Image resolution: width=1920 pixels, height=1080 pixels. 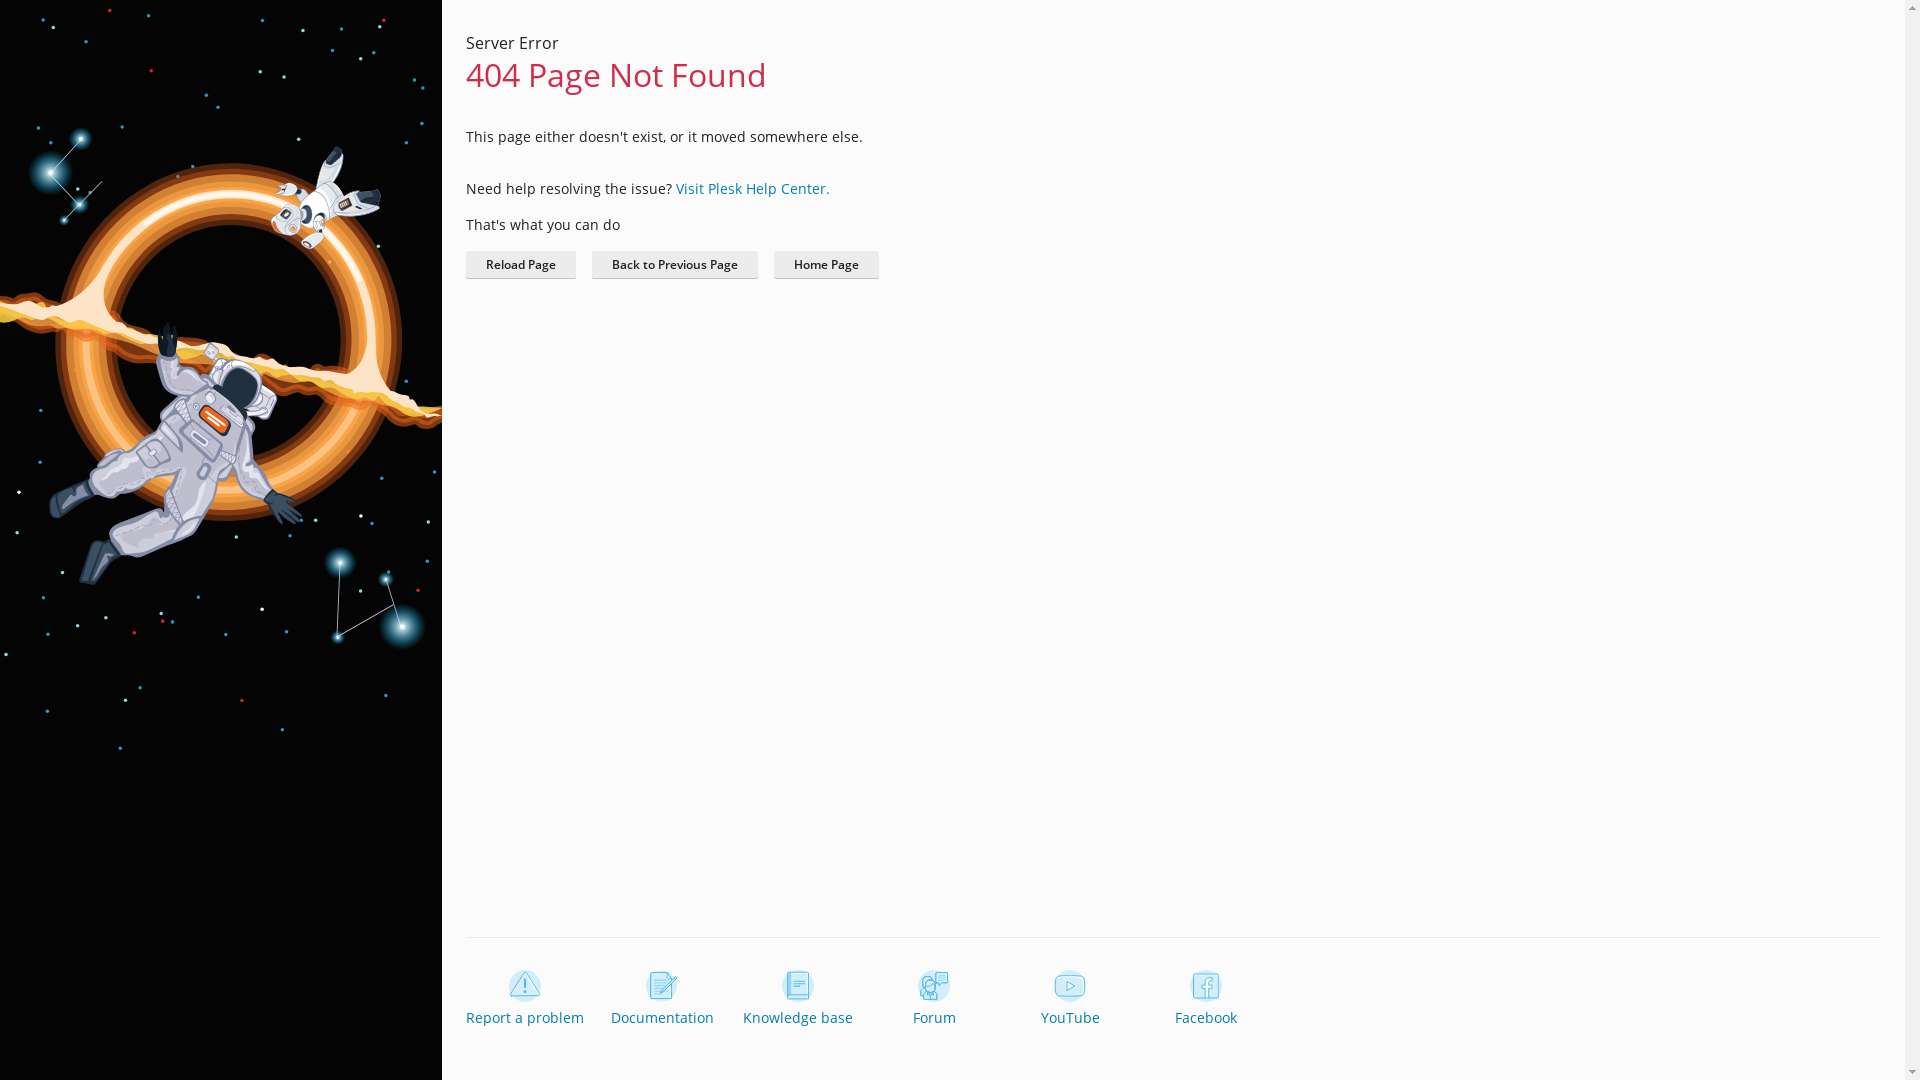 What do you see at coordinates (796, 999) in the screenshot?
I see `'Knowledge base'` at bounding box center [796, 999].